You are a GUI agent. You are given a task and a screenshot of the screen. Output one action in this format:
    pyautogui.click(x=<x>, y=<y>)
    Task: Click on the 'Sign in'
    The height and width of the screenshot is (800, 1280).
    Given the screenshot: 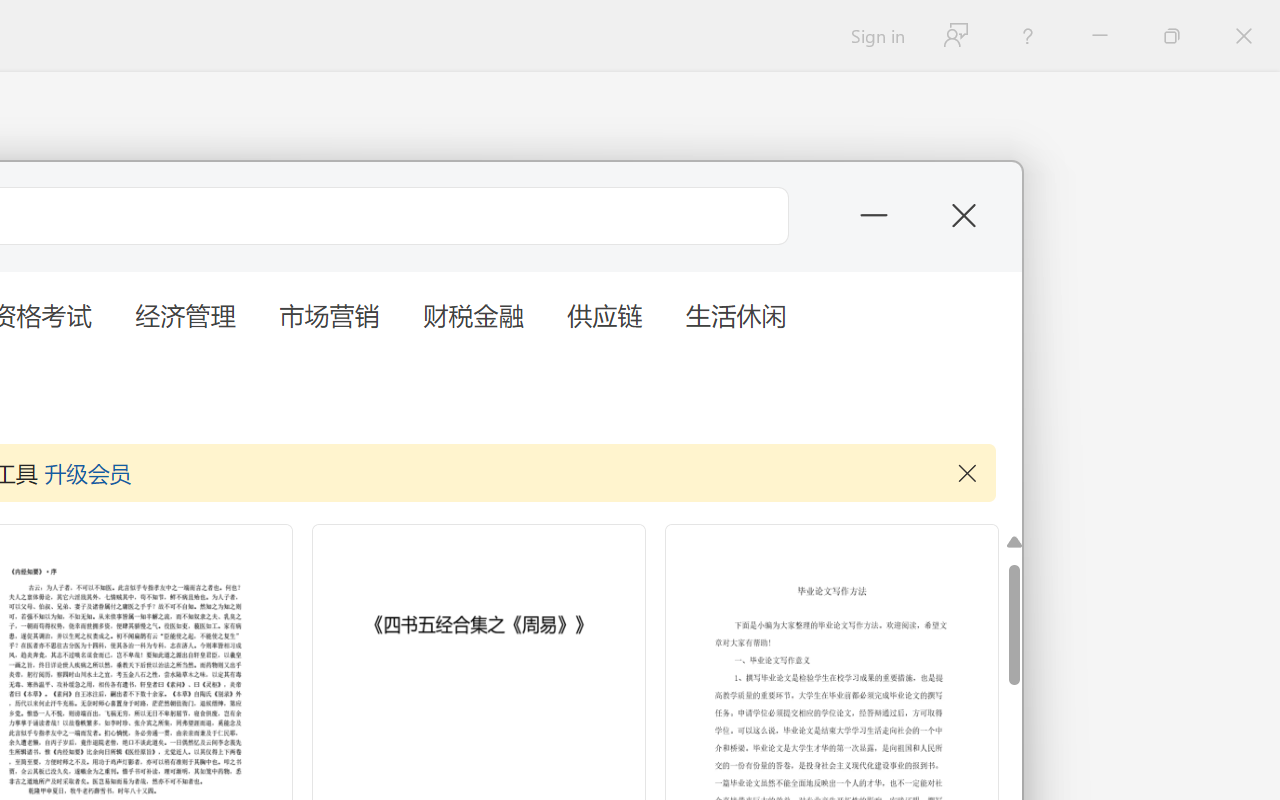 What is the action you would take?
    pyautogui.click(x=876, y=34)
    